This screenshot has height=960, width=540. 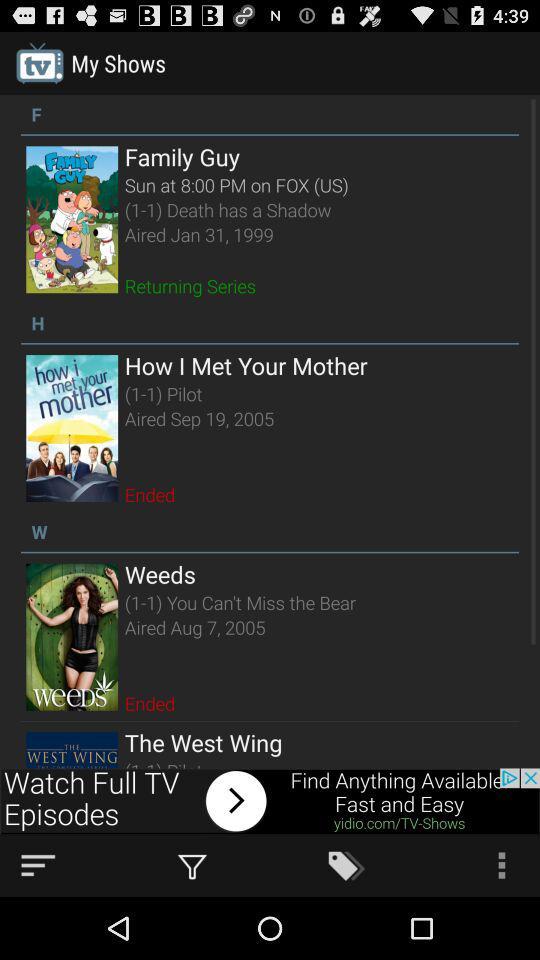 What do you see at coordinates (270, 801) in the screenshot?
I see `button for watch tv episodes` at bounding box center [270, 801].